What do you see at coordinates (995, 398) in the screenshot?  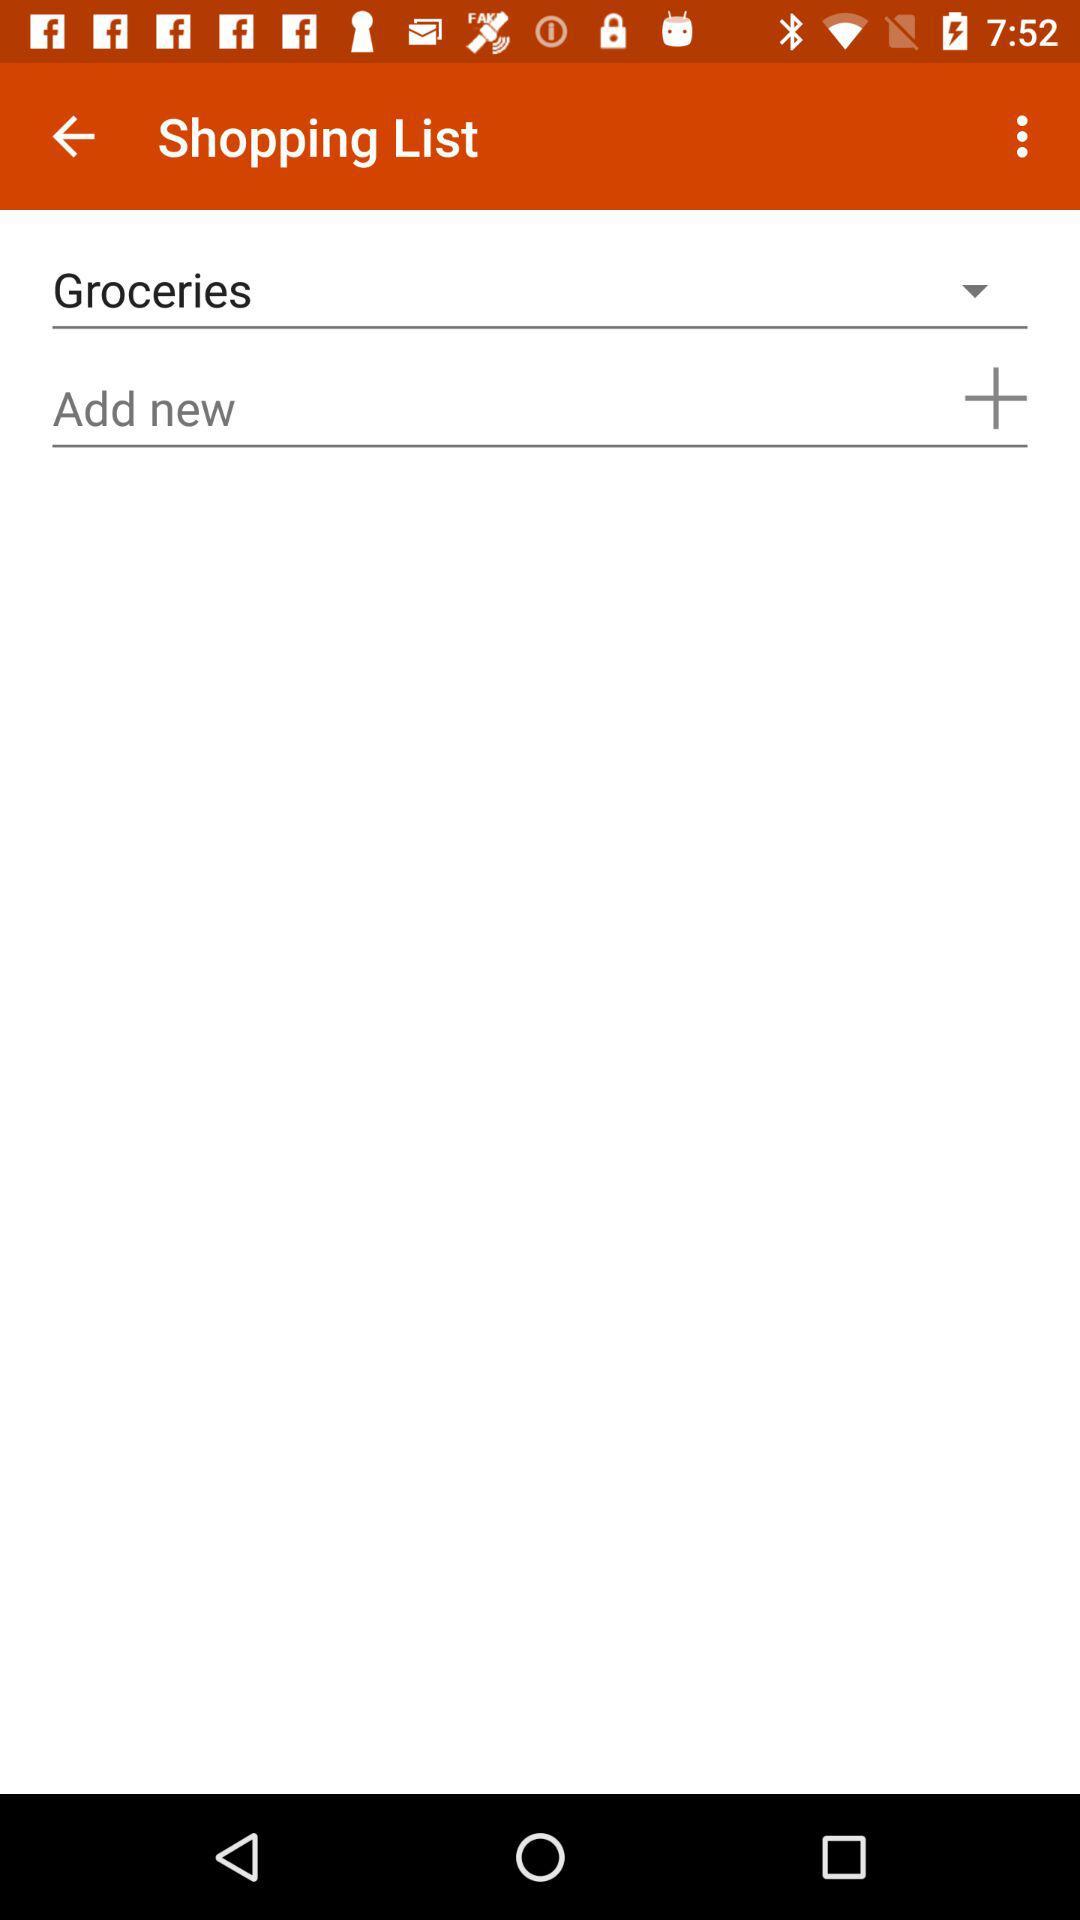 I see `increase` at bounding box center [995, 398].